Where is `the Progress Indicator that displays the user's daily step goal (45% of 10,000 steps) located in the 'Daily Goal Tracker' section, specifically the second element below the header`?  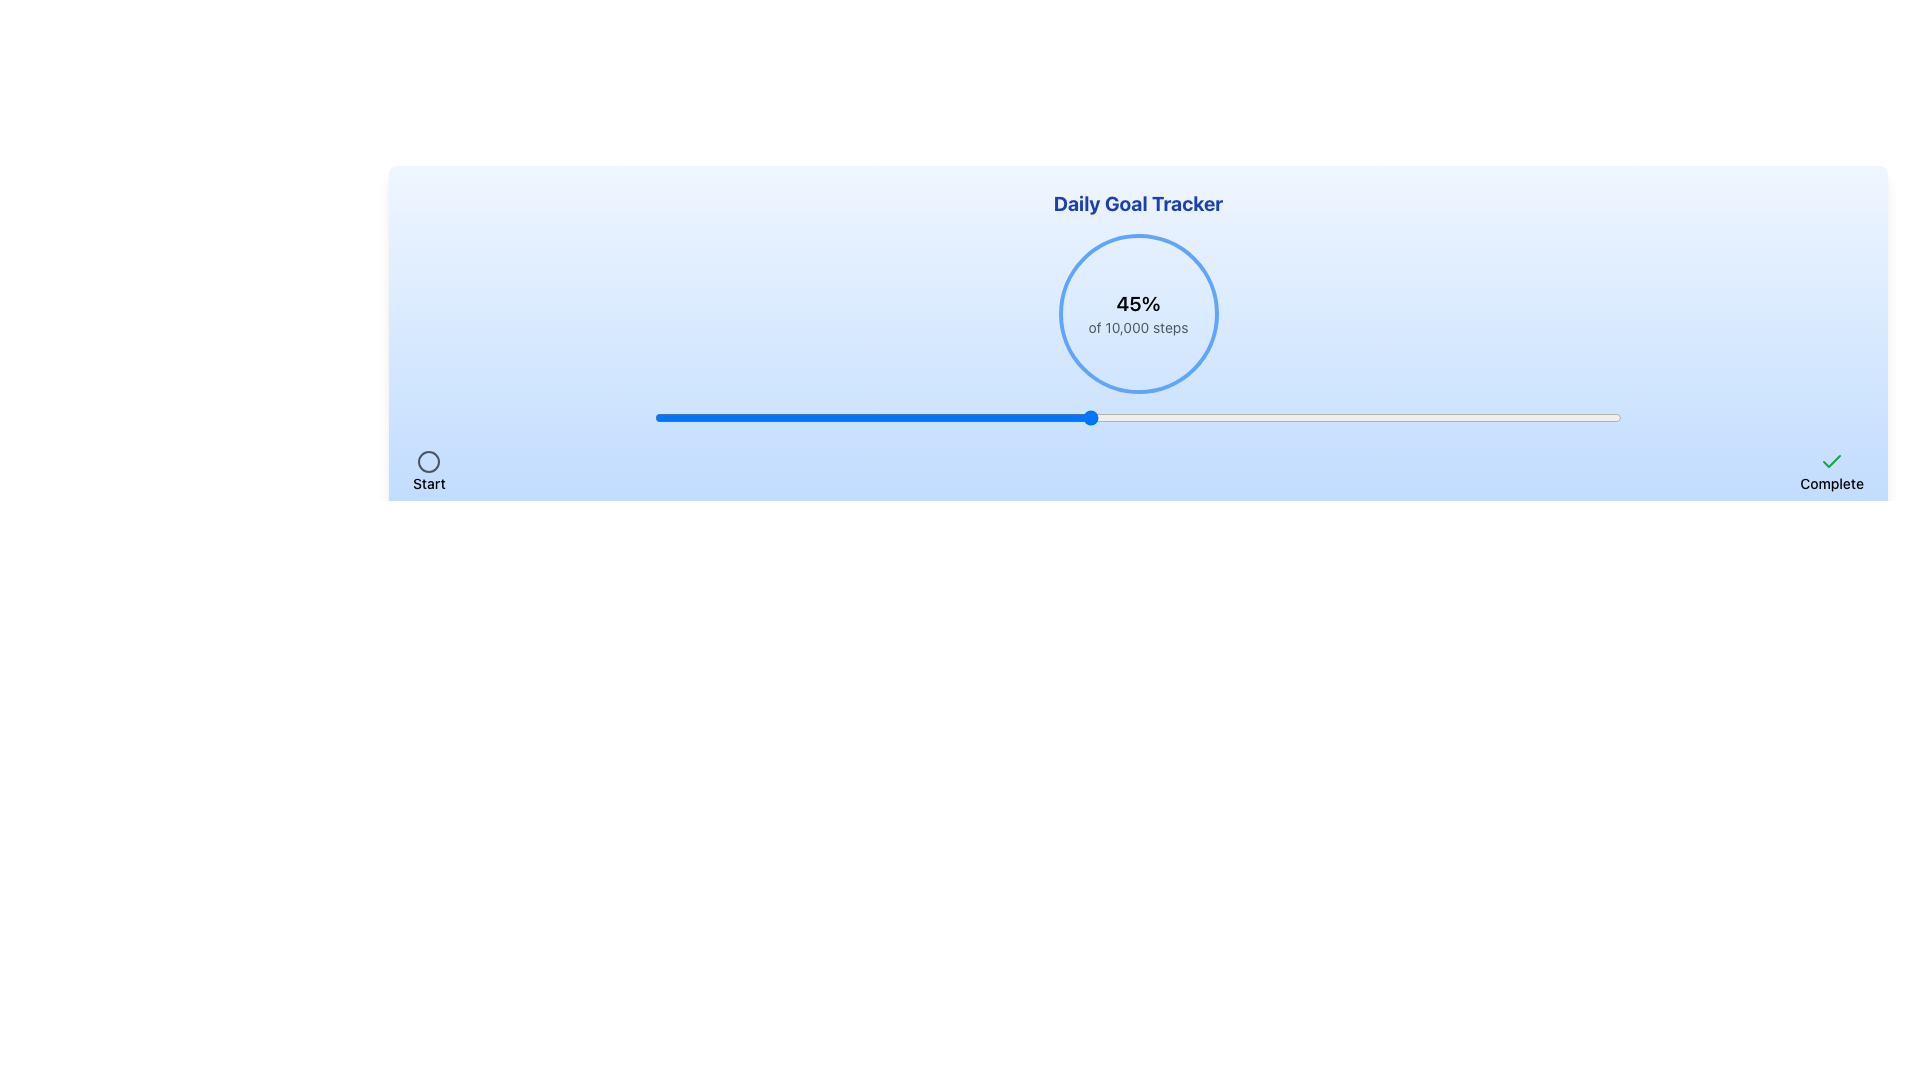
the Progress Indicator that displays the user's daily step goal (45% of 10,000 steps) located in the 'Daily Goal Tracker' section, specifically the second element below the header is located at coordinates (1138, 313).